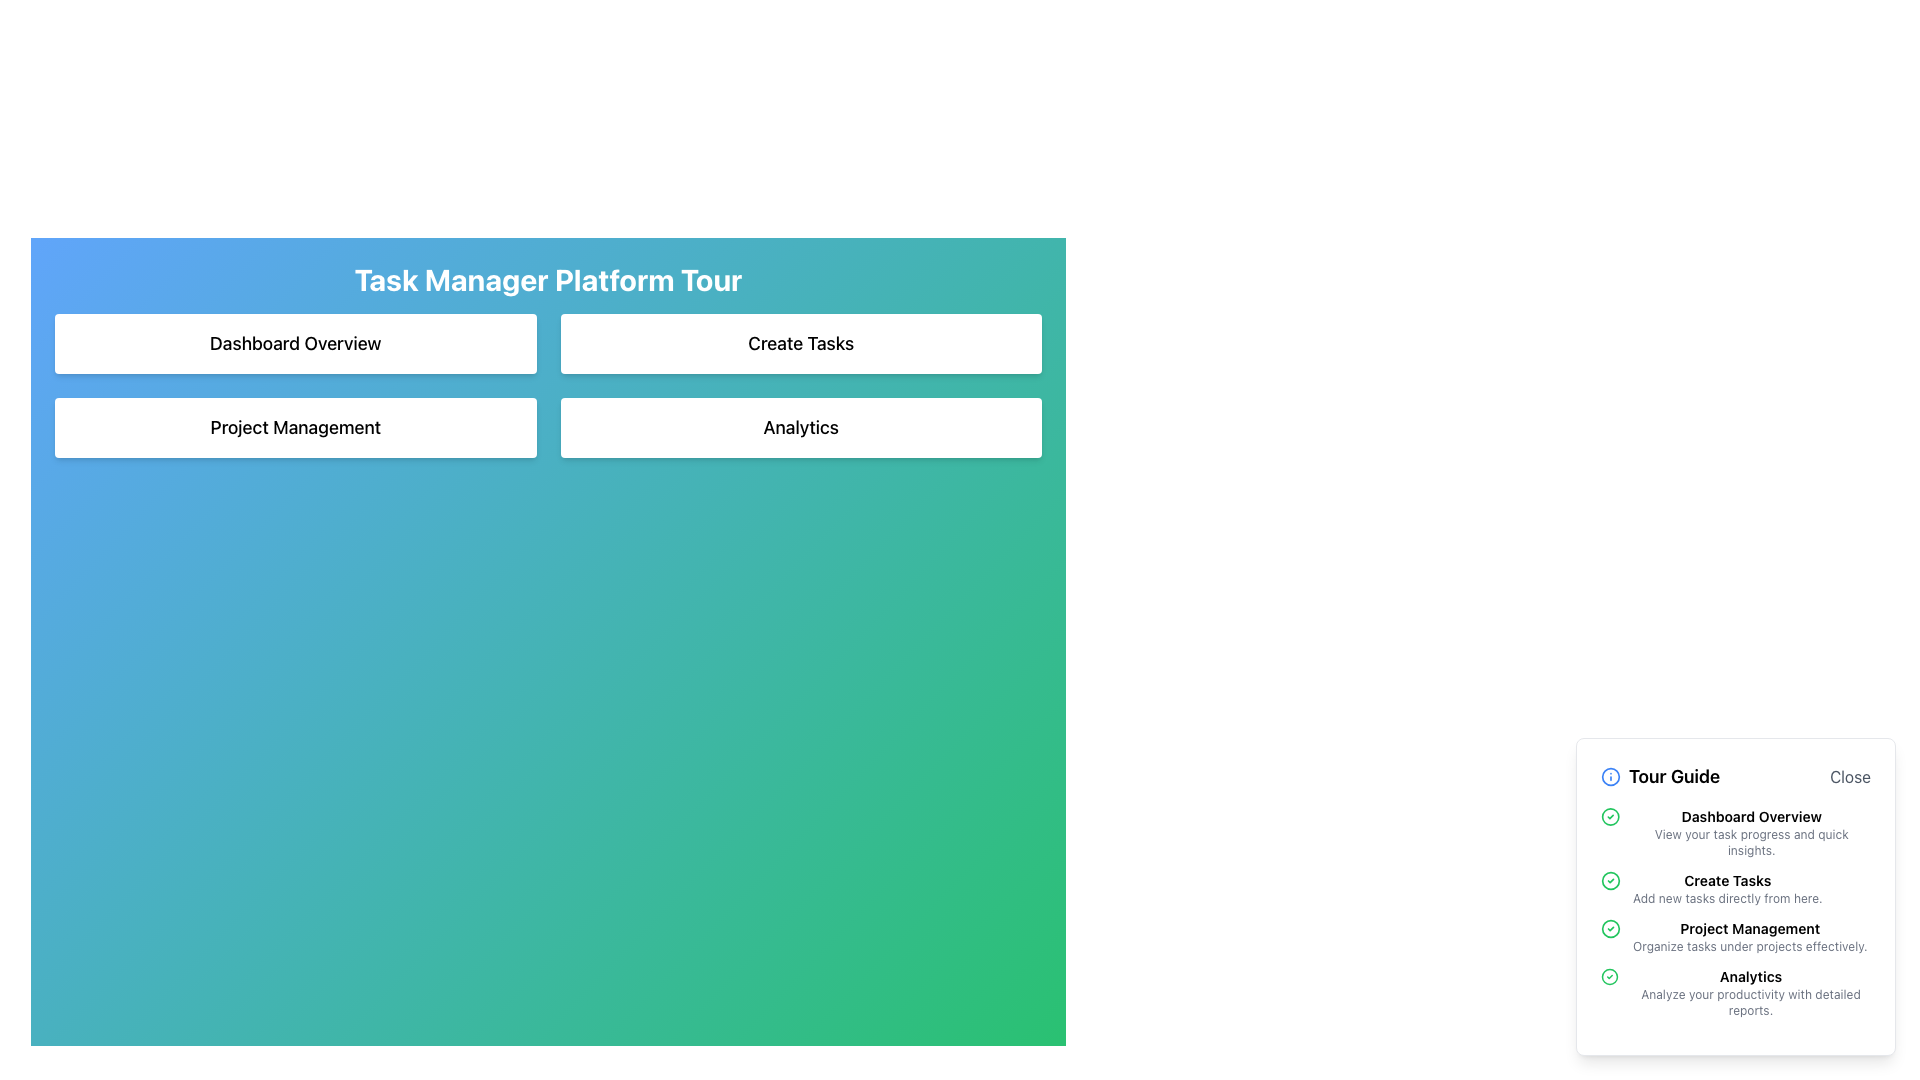 This screenshot has width=1920, height=1080. What do you see at coordinates (1750, 975) in the screenshot?
I see `the header element labeled 'Analytics' that serves as a title representing a feature or section in the 'Tour Guide' panel` at bounding box center [1750, 975].